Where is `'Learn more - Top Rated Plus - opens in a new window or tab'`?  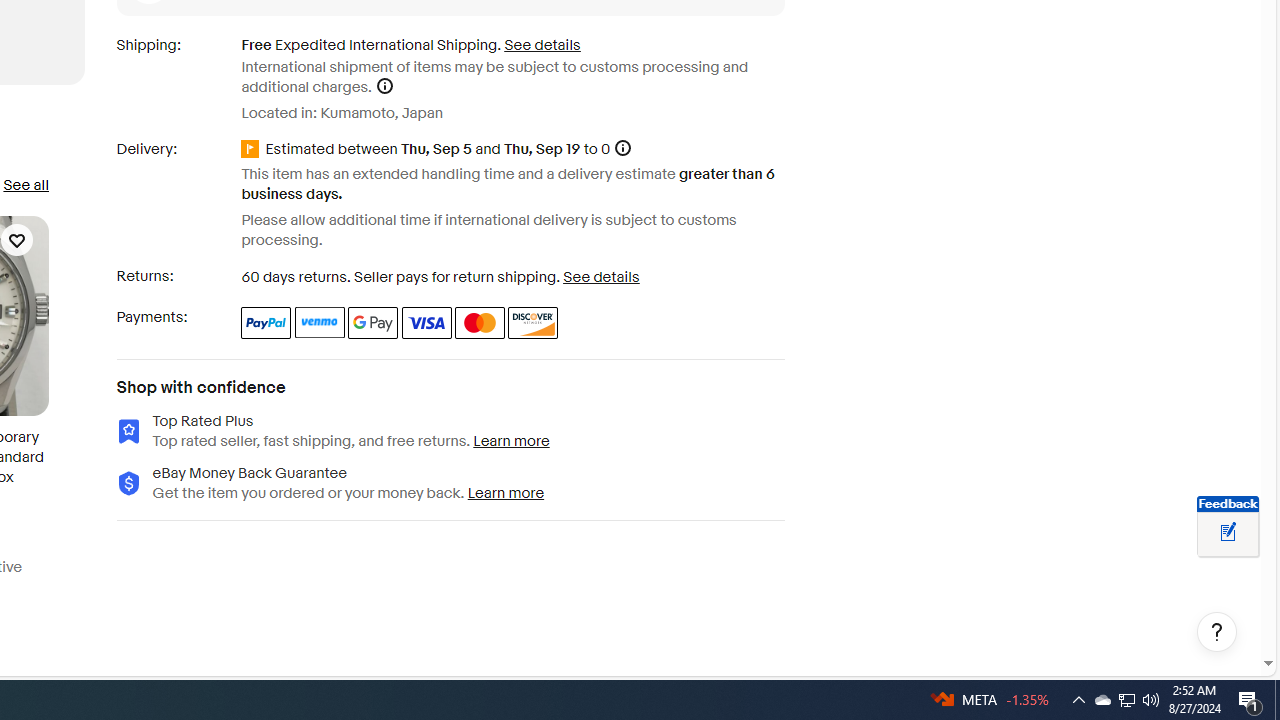
'Learn more - Top Rated Plus - opens in a new window or tab' is located at coordinates (512, 440).